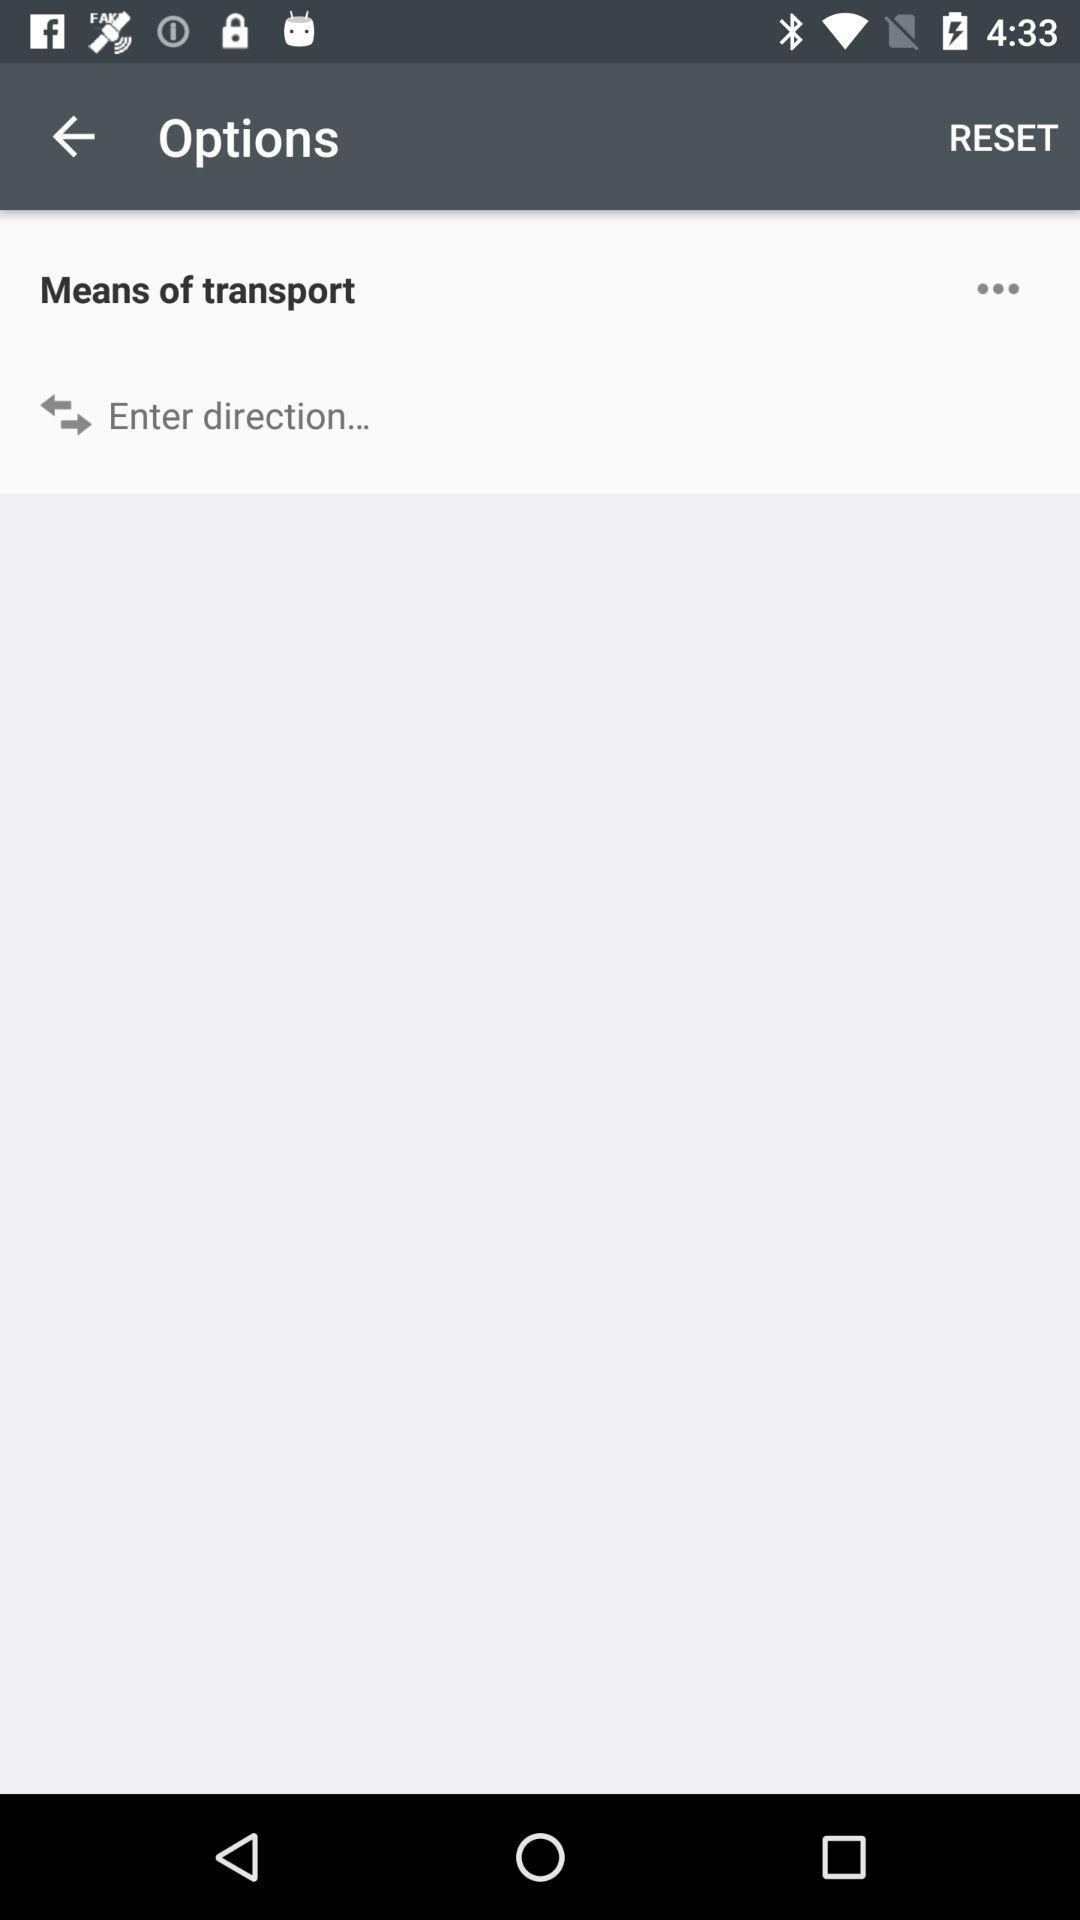  I want to click on icon to the left of options, so click(72, 135).